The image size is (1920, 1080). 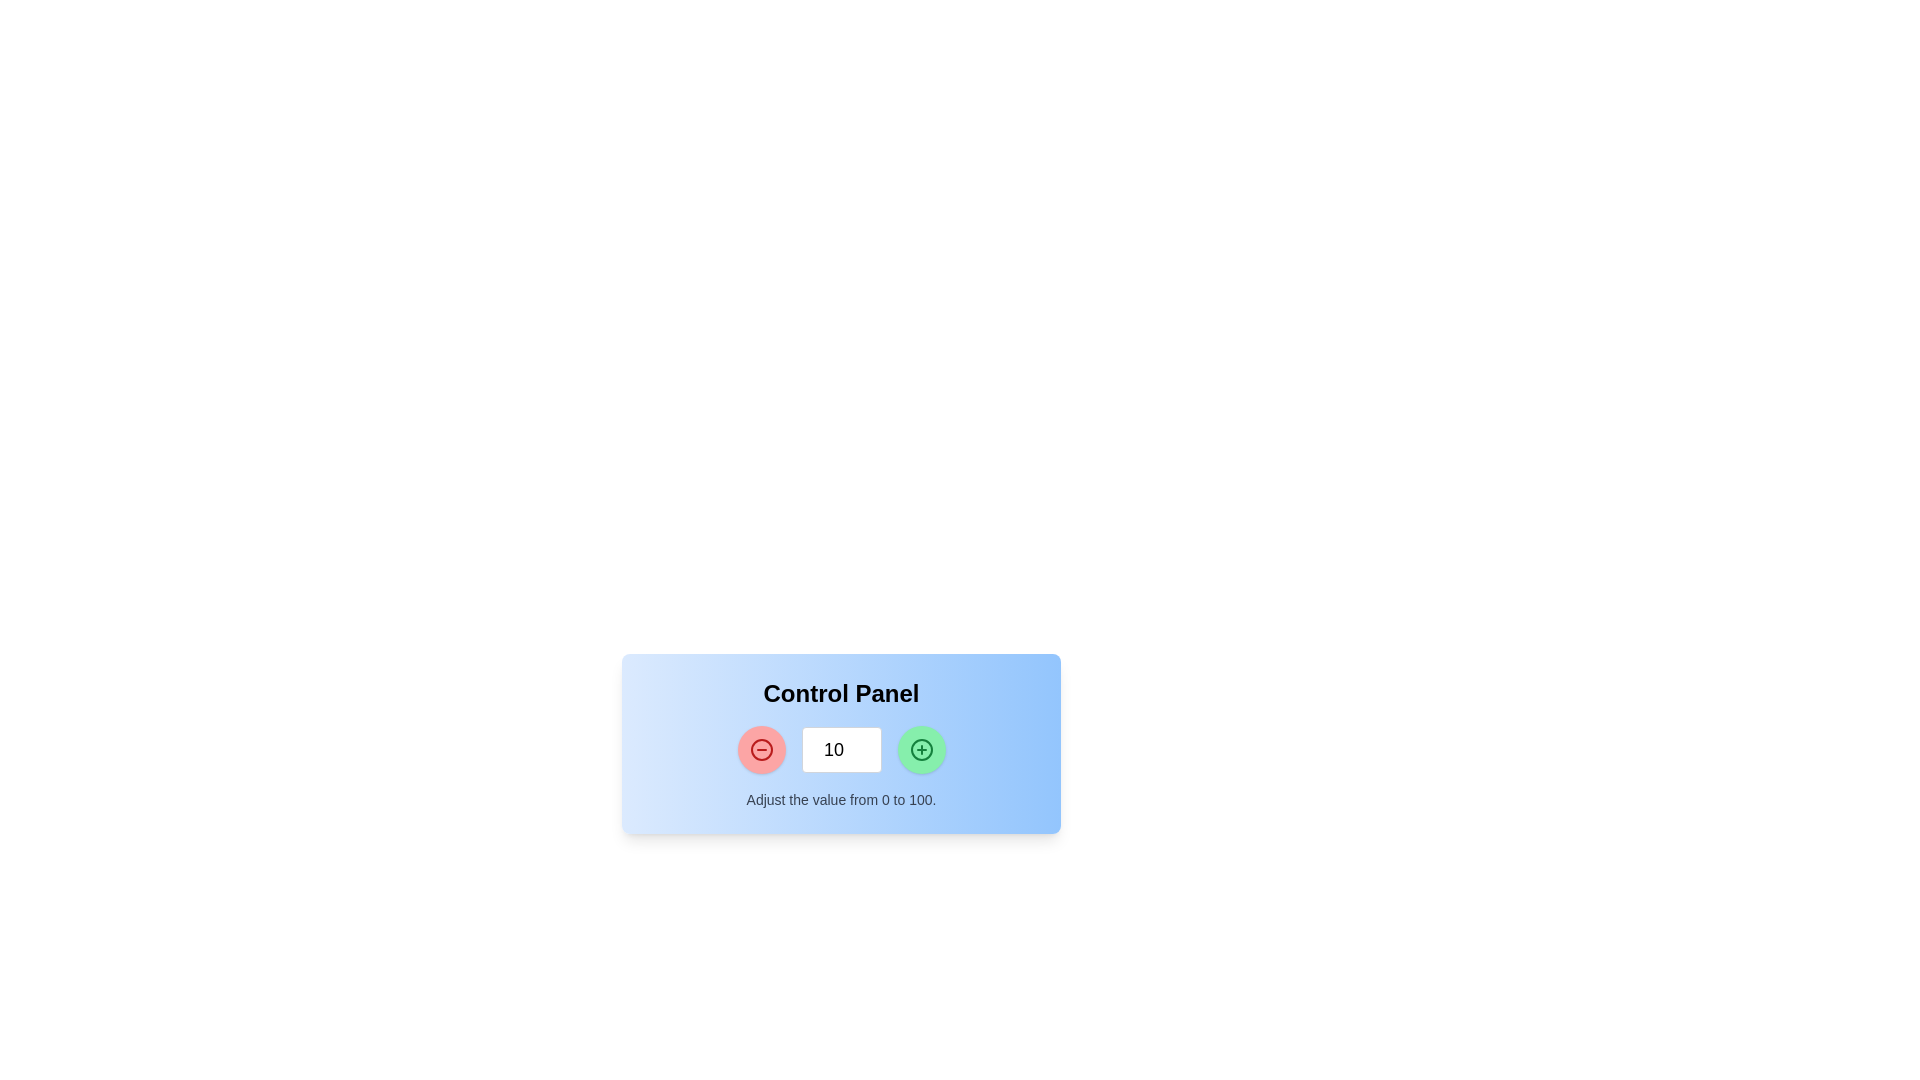 I want to click on the SVG Circle Element on the control panel interface to decrement the value in the adjacent input field, so click(x=760, y=749).